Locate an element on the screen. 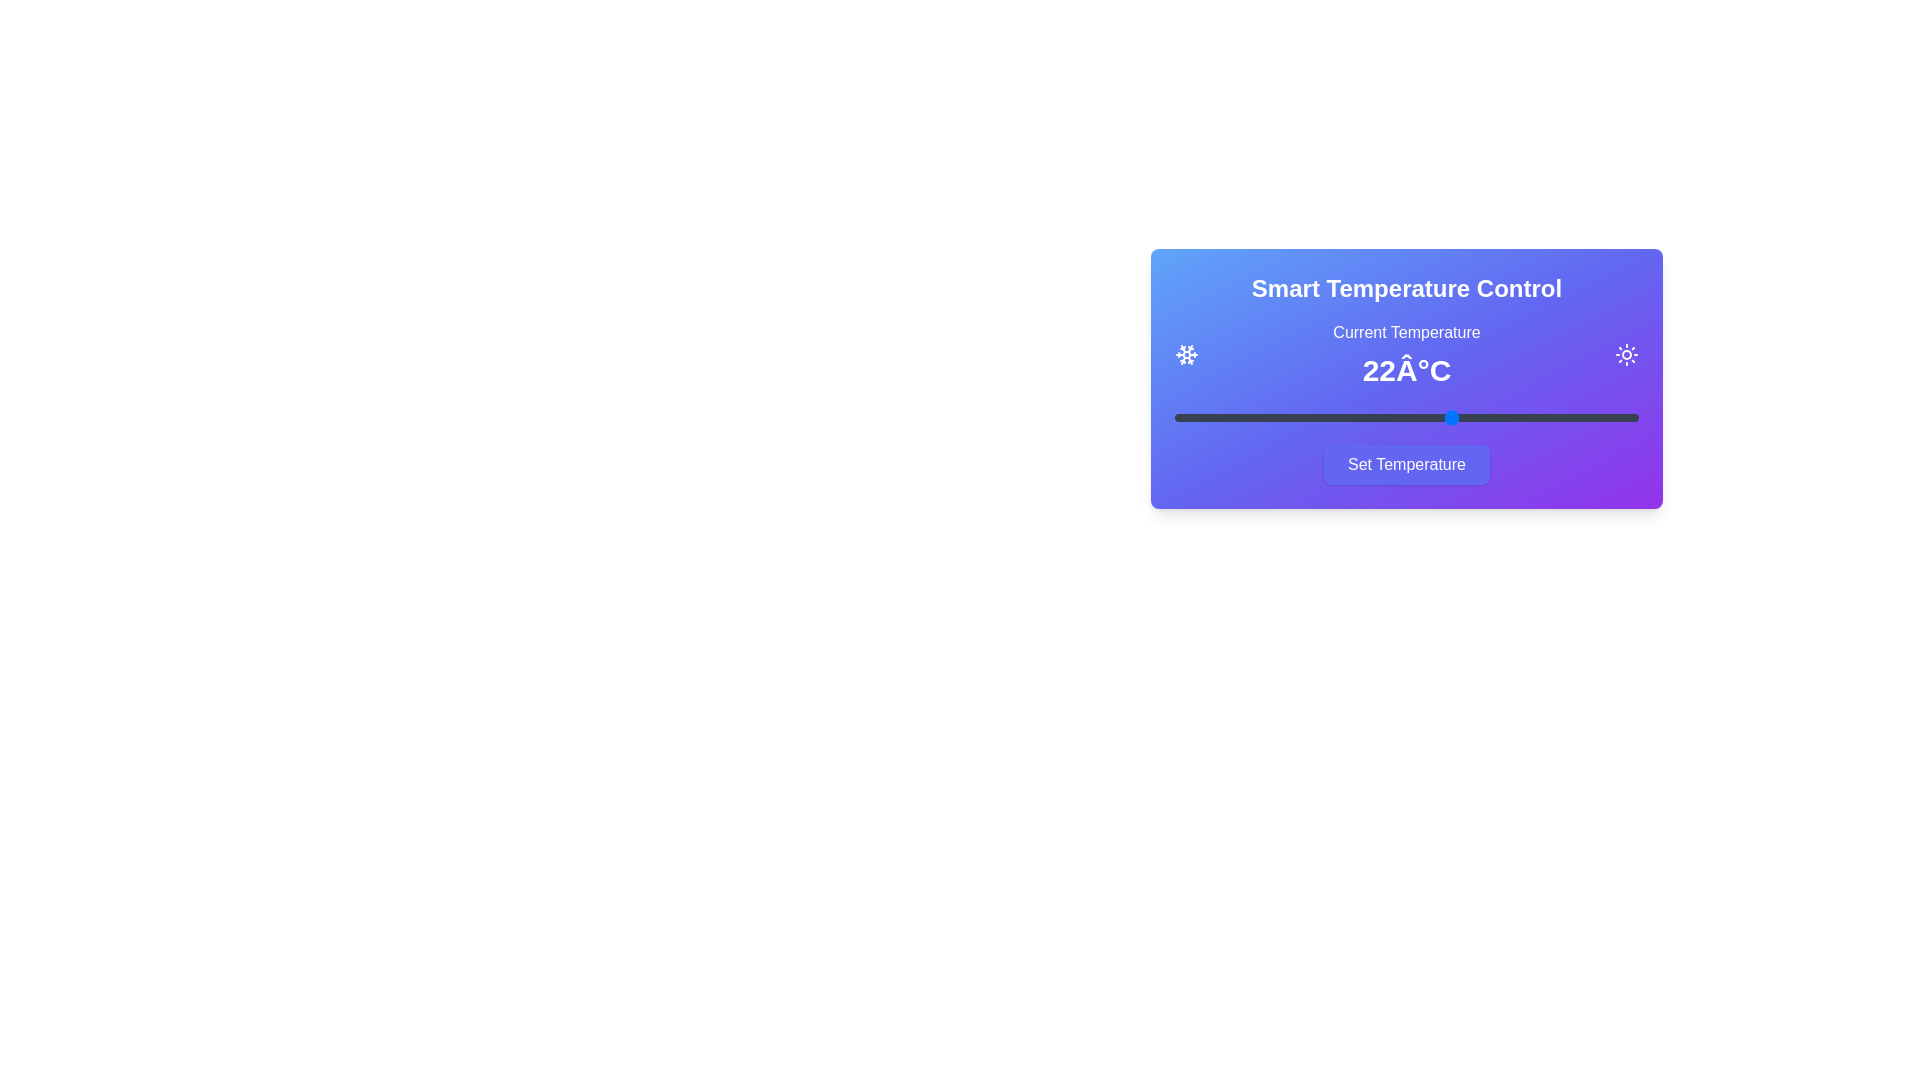 Image resolution: width=1920 pixels, height=1080 pixels. the temperature slider is located at coordinates (1337, 416).